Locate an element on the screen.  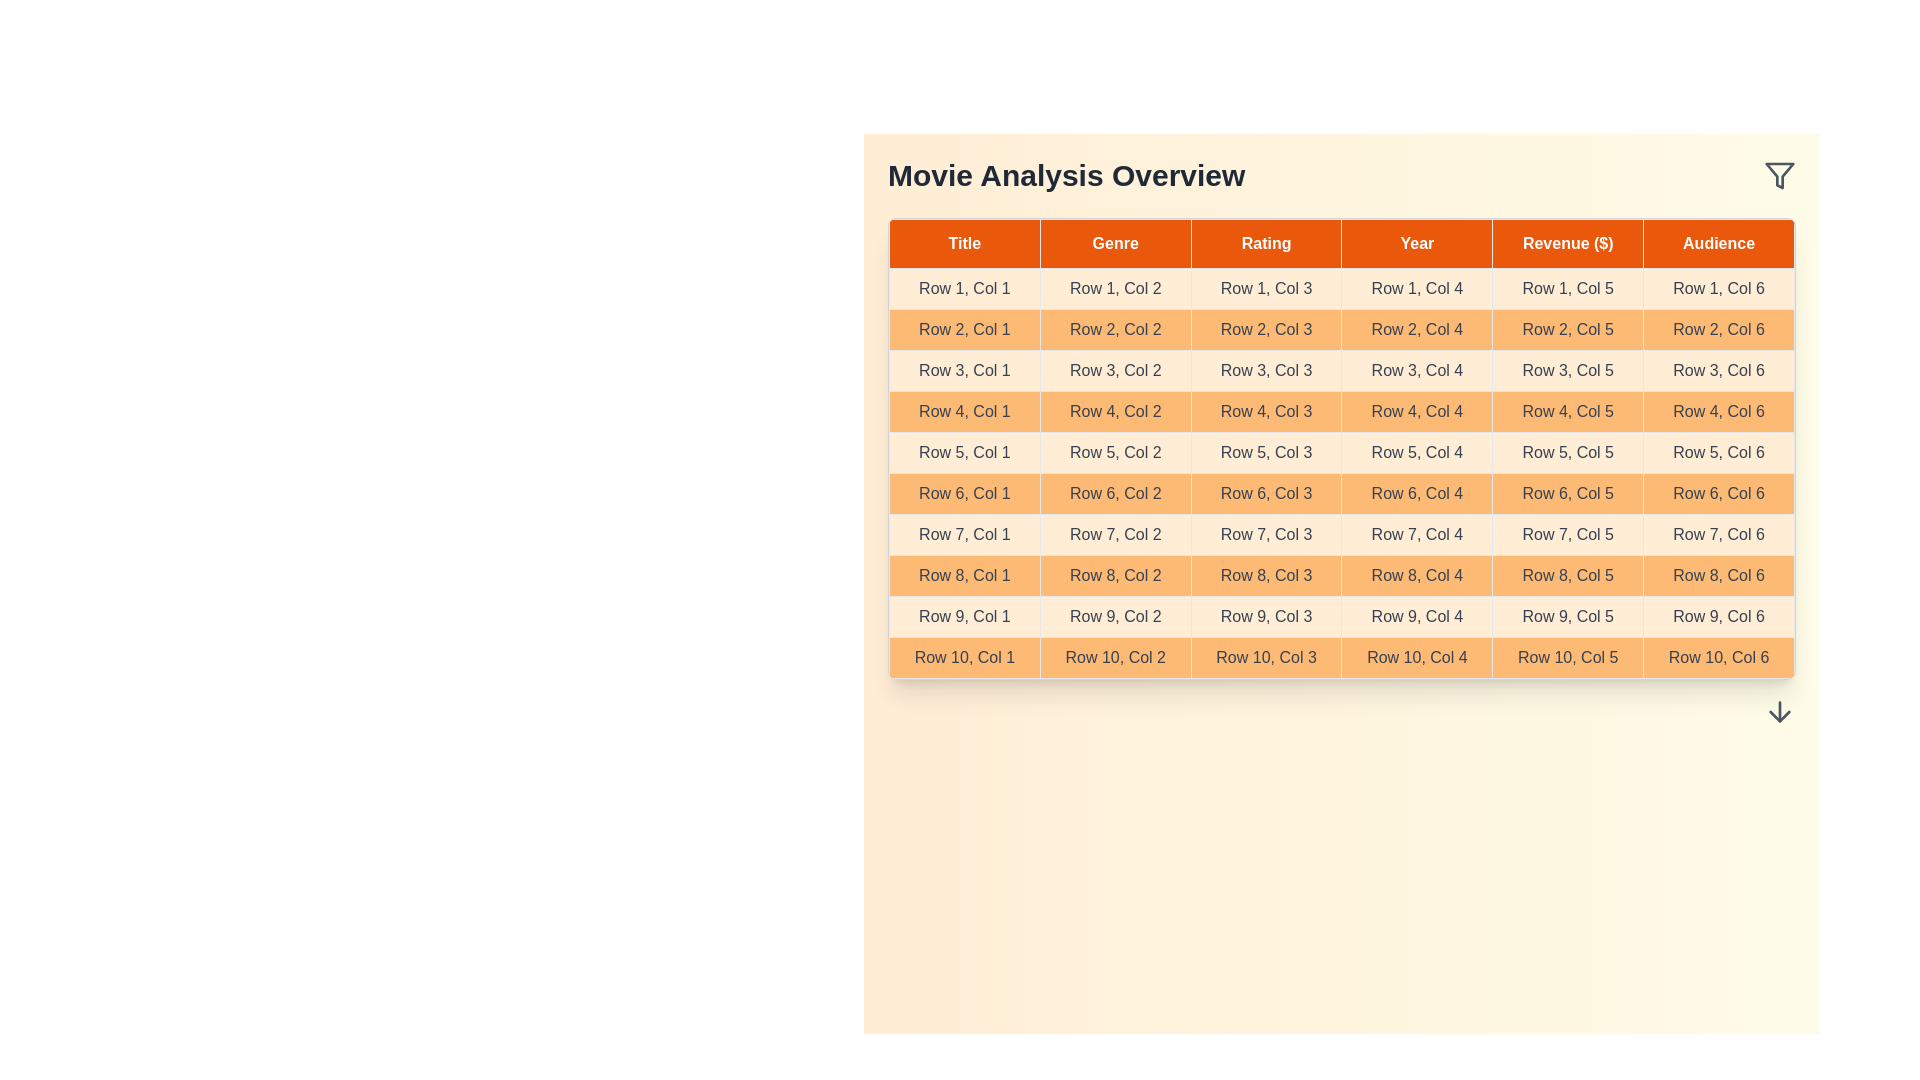
the header cell labeled Revenue ($) to sort the column is located at coordinates (1567, 242).